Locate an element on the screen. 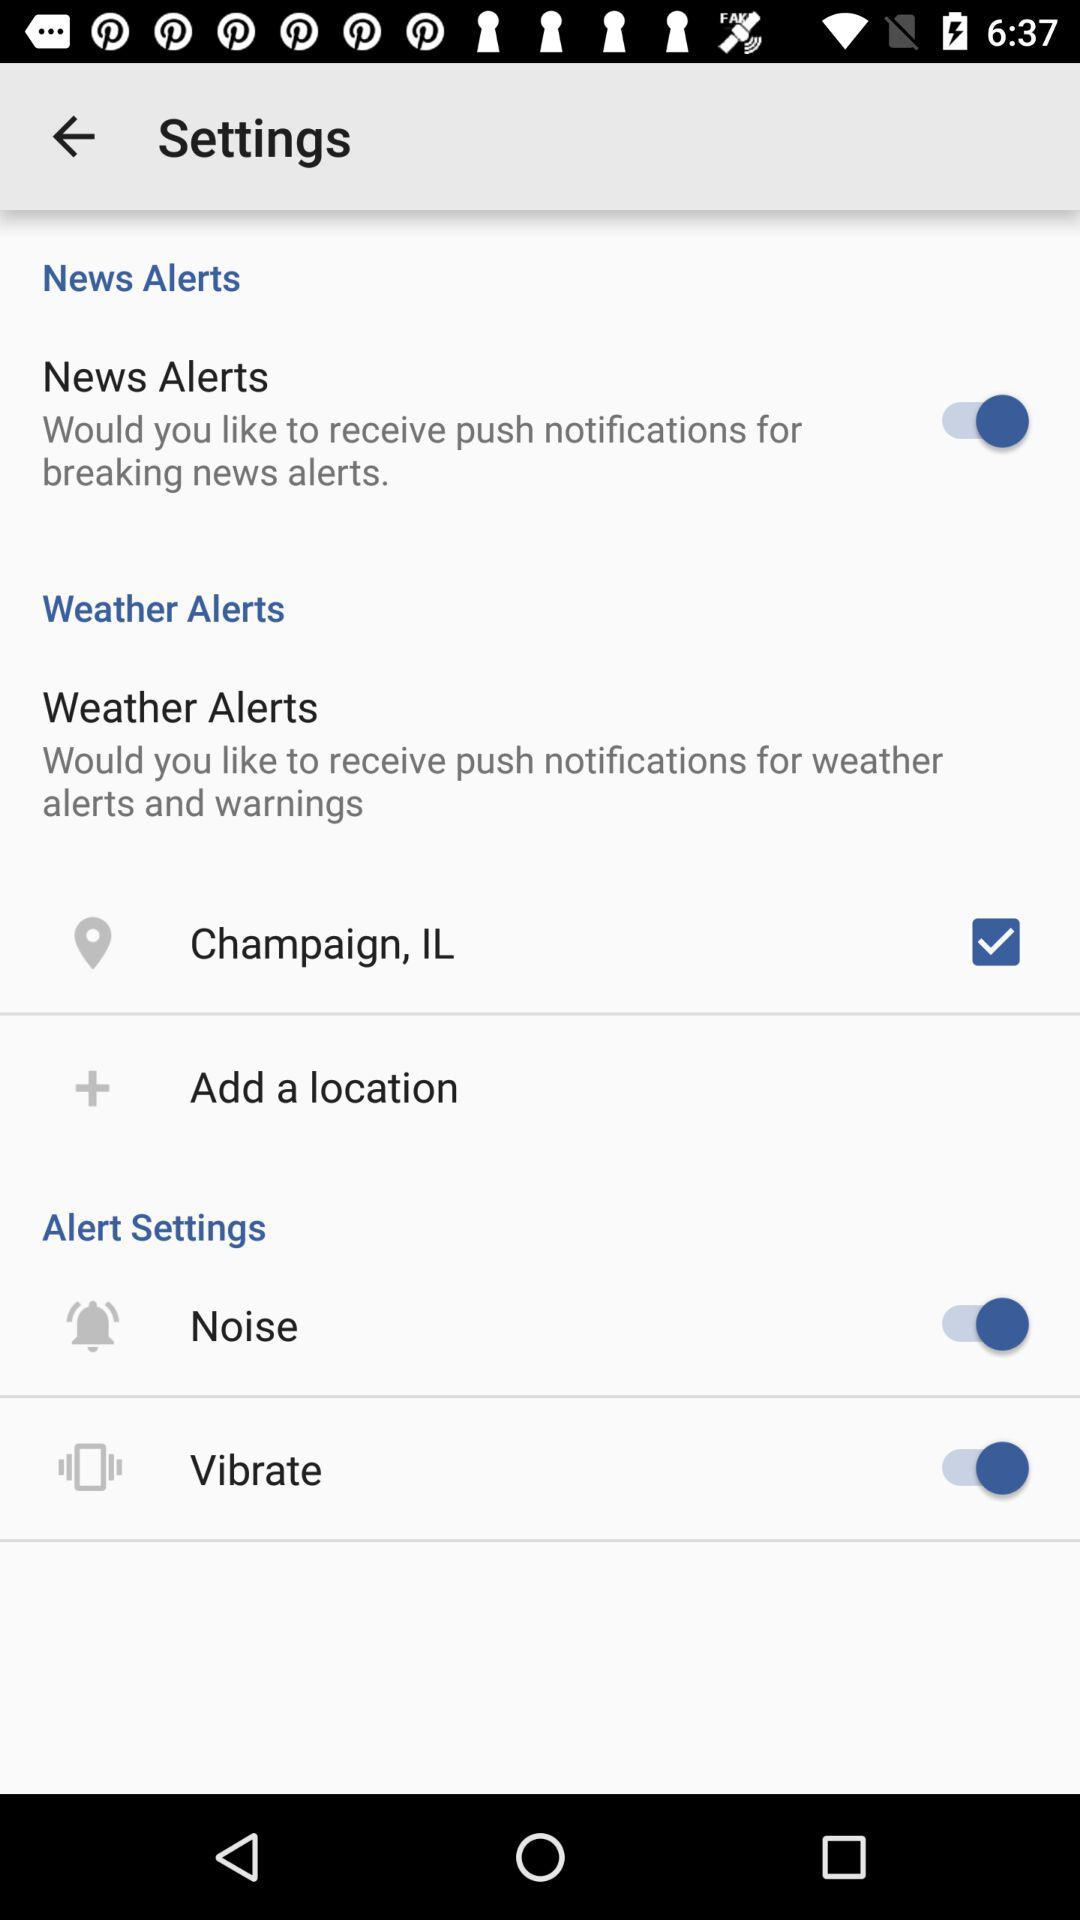 The image size is (1080, 1920). the item below champaign, il is located at coordinates (323, 1084).